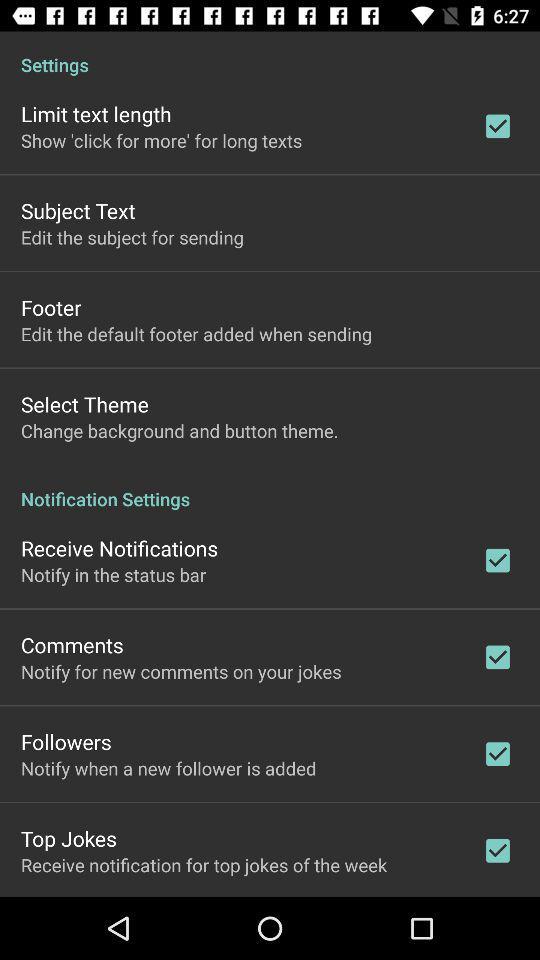 This screenshot has width=540, height=960. I want to click on the select theme icon, so click(83, 403).